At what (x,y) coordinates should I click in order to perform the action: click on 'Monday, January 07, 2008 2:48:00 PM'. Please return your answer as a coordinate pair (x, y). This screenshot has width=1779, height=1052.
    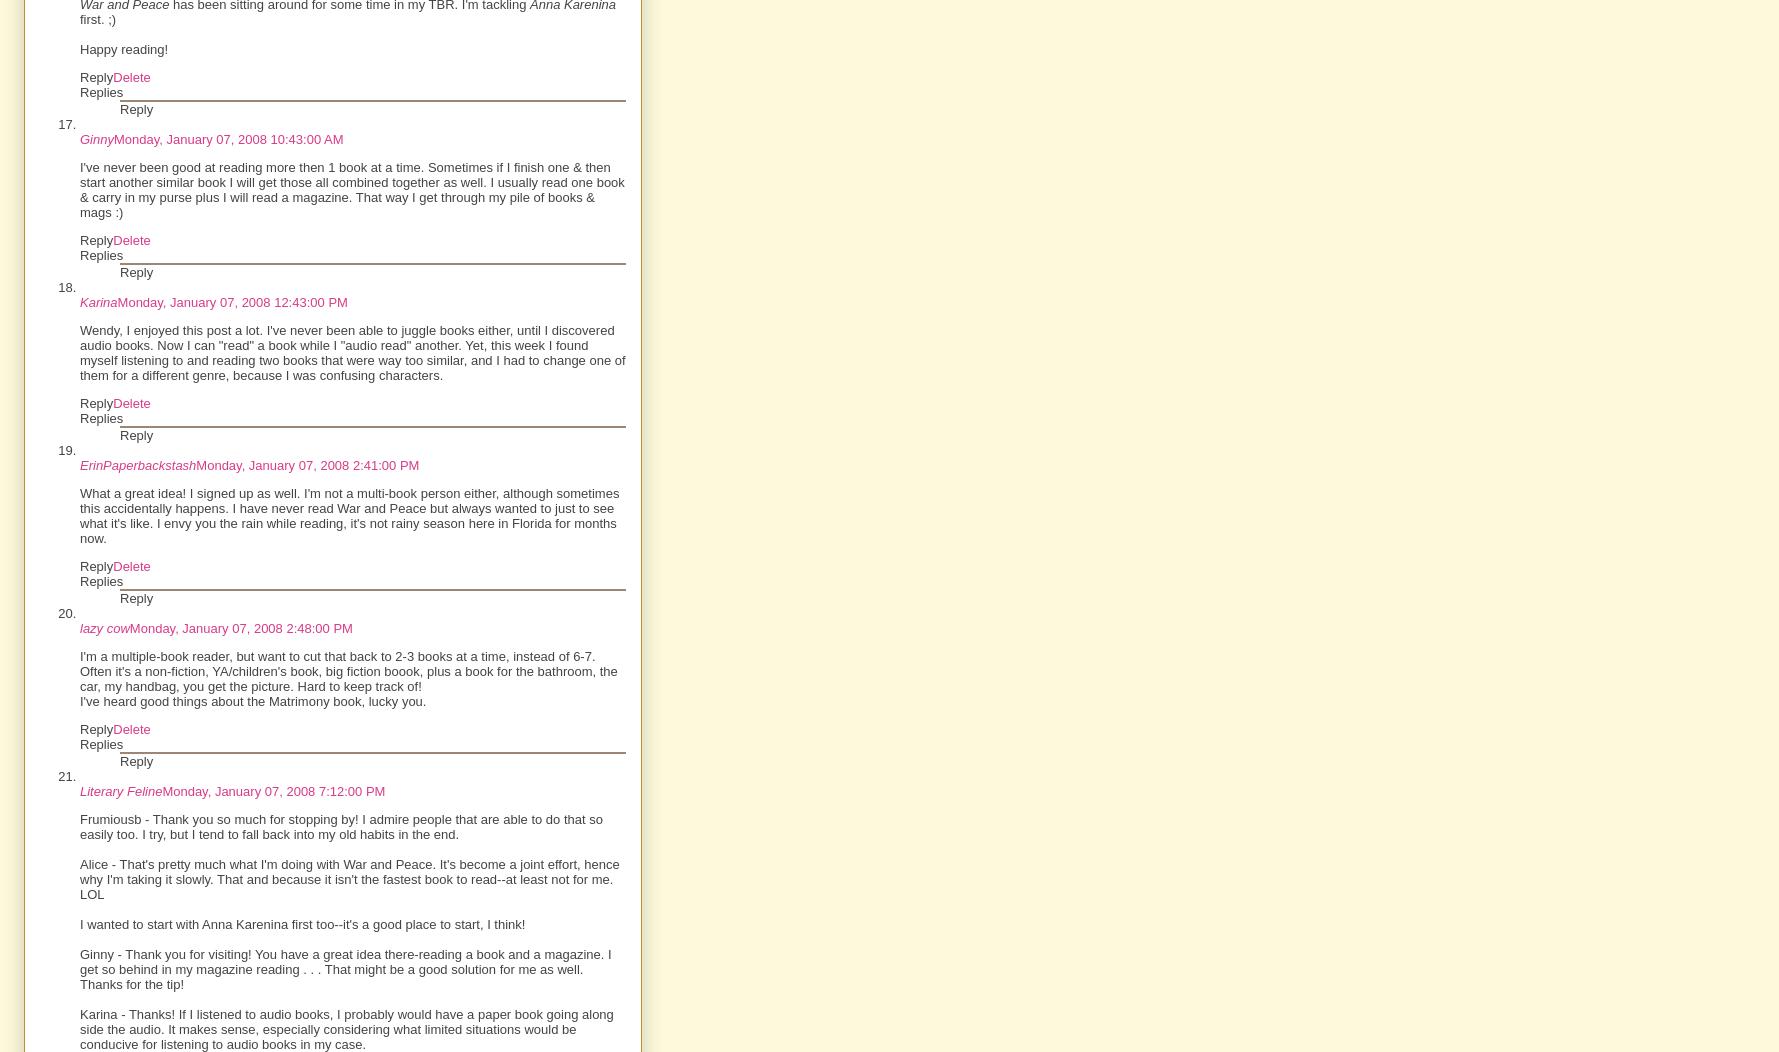
    Looking at the image, I should click on (127, 628).